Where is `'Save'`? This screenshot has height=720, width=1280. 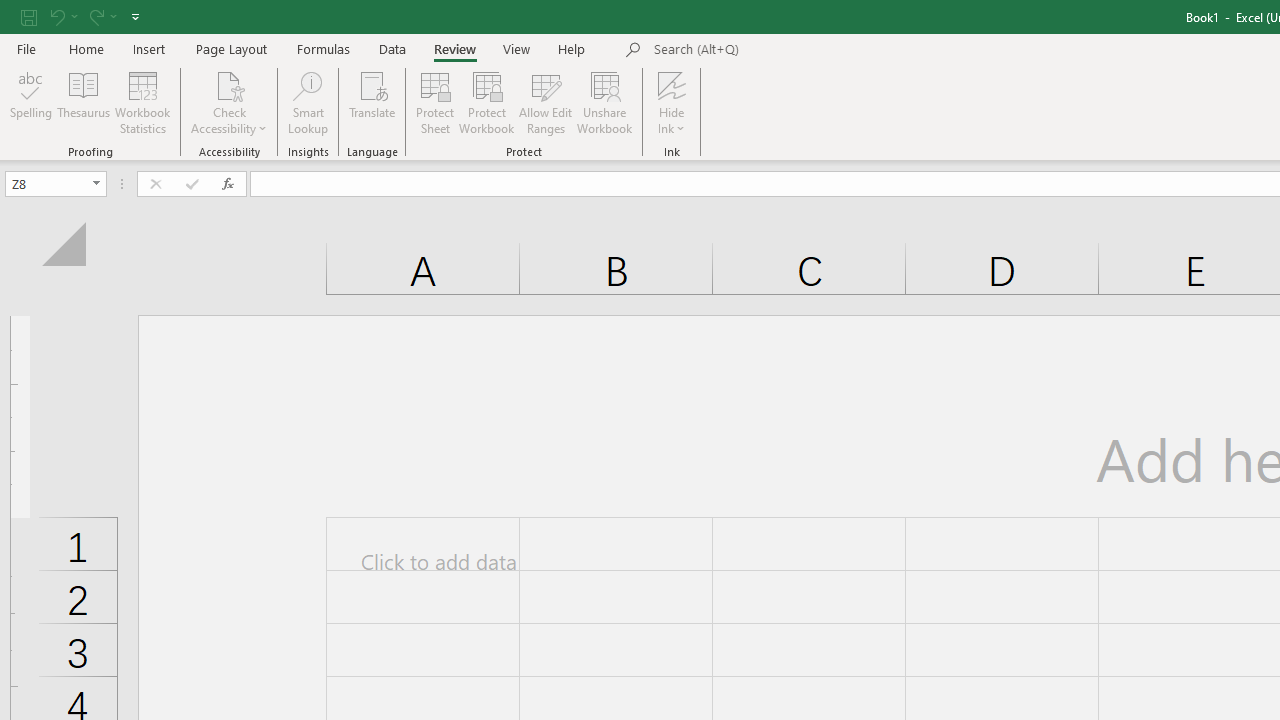 'Save' is located at coordinates (29, 16).